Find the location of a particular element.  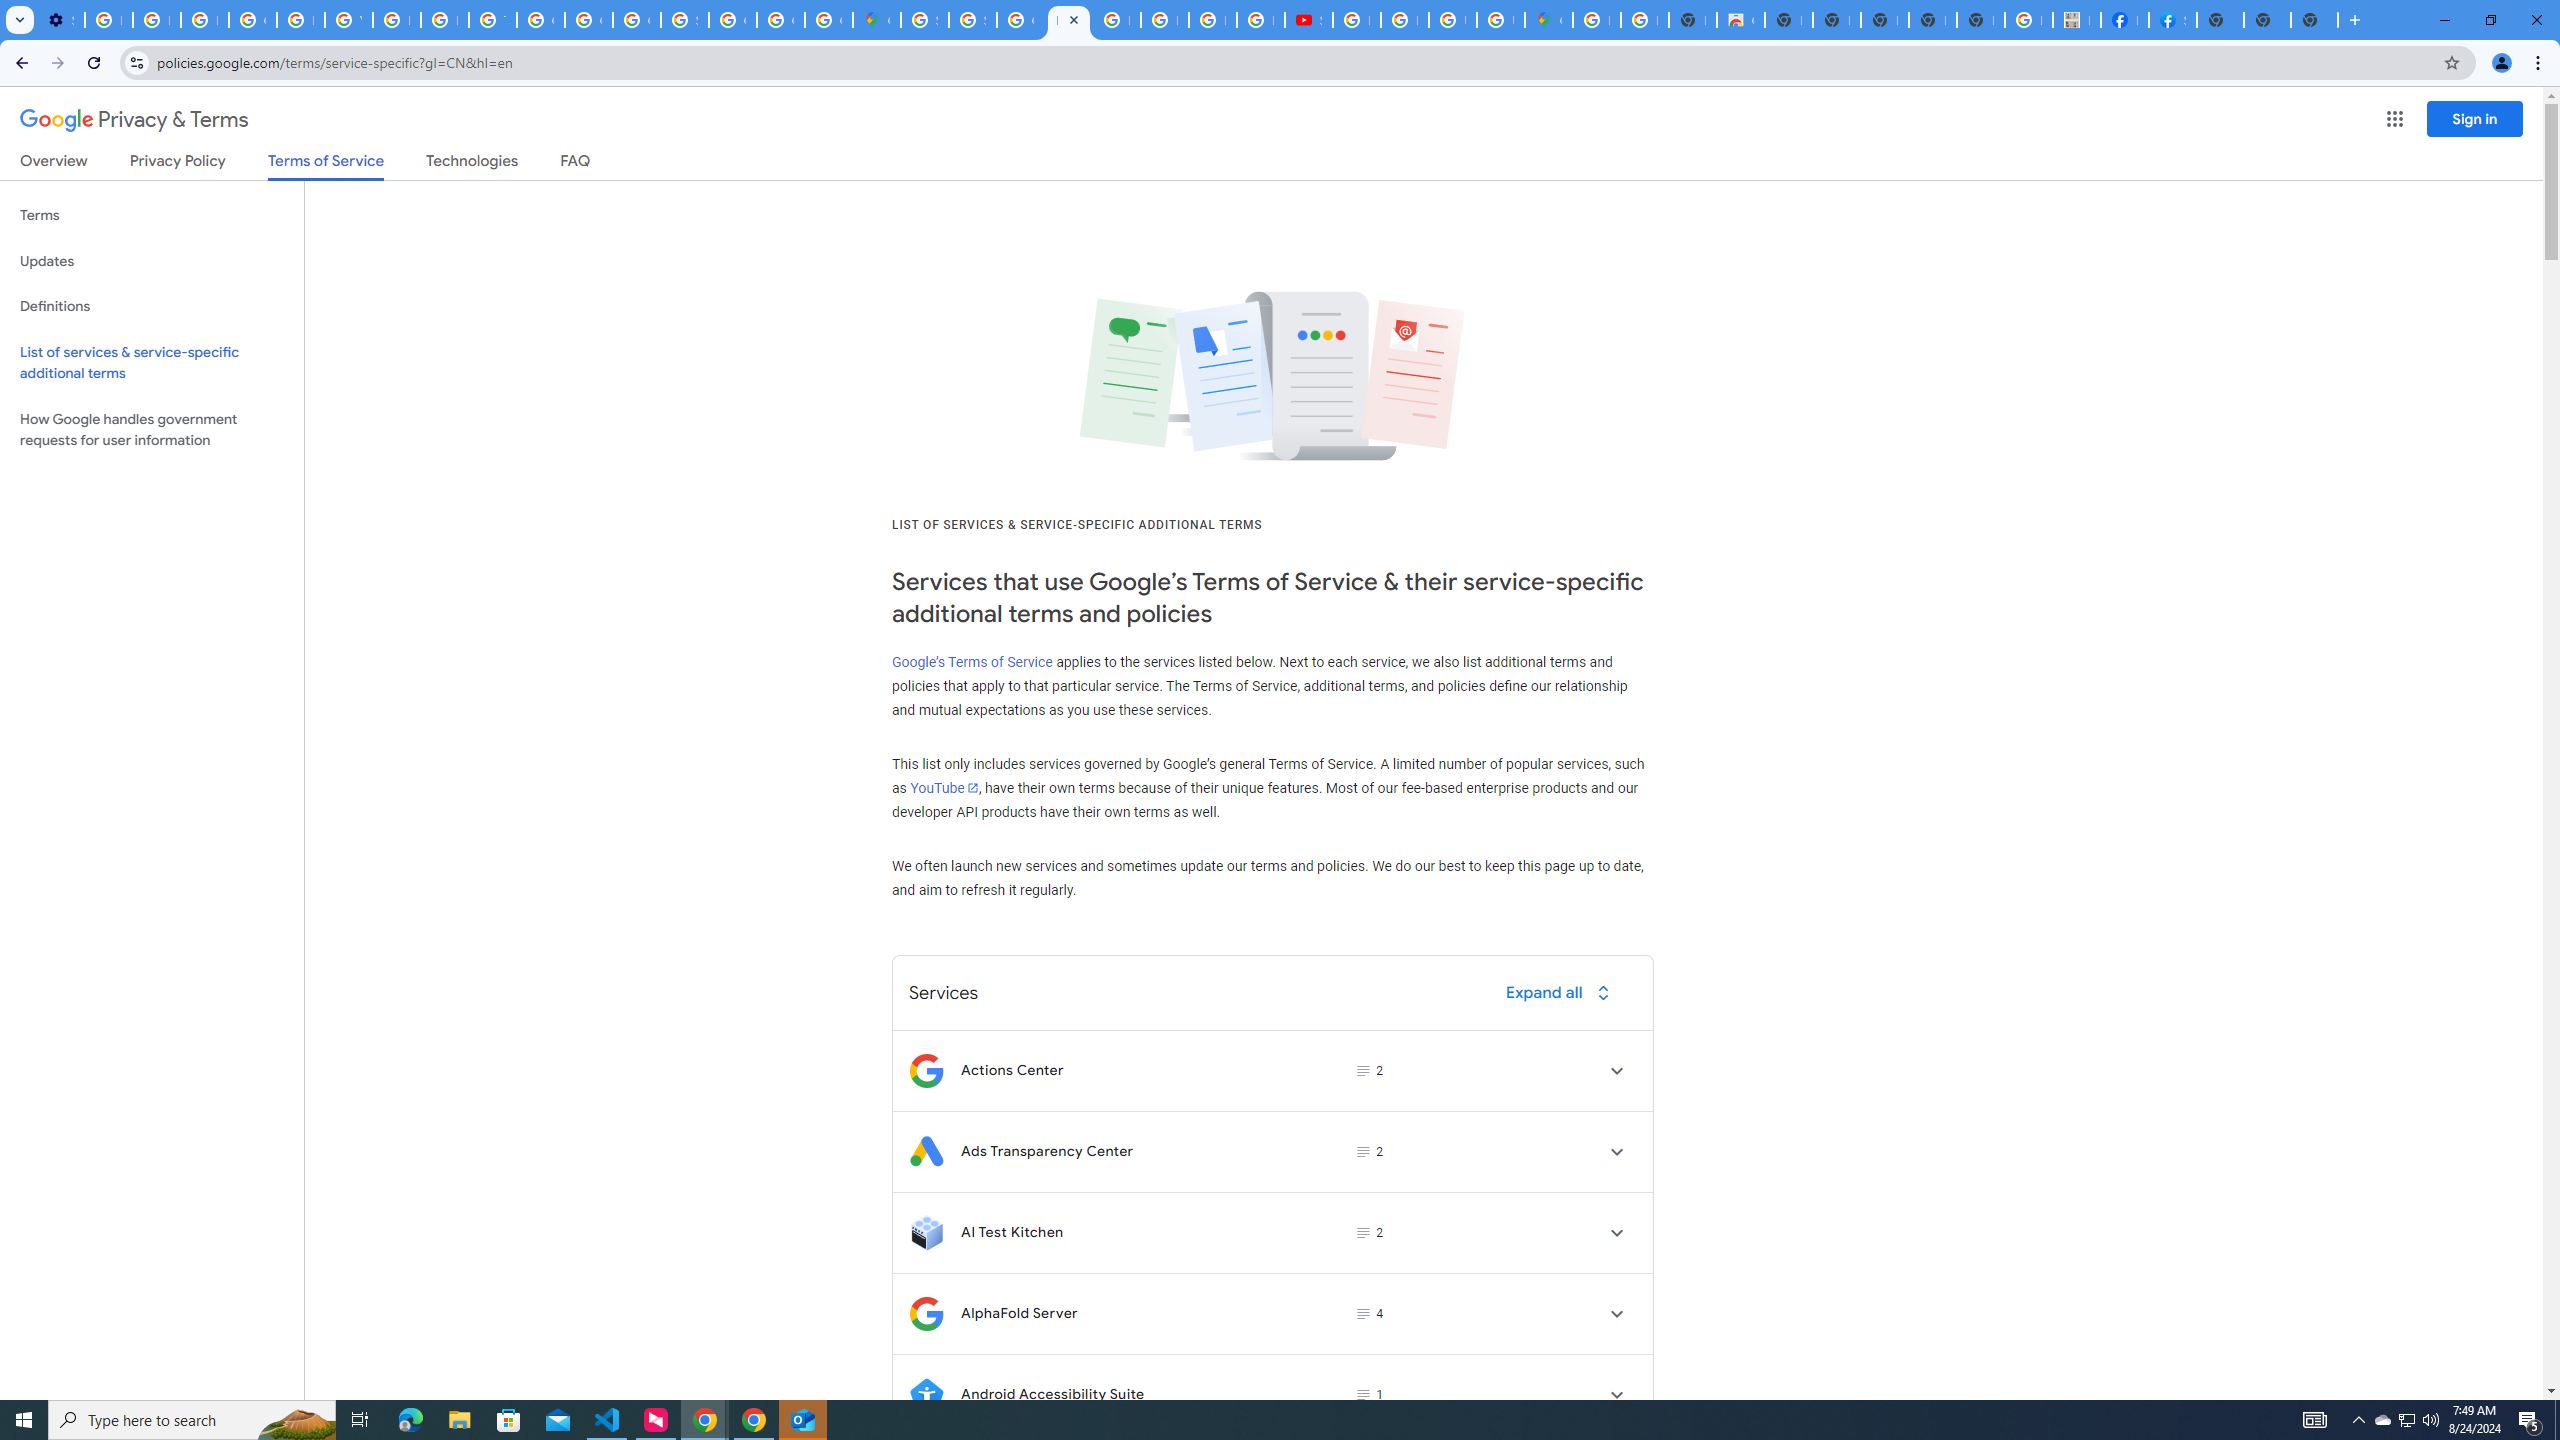

'Logo for Actions Center' is located at coordinates (925, 1069).